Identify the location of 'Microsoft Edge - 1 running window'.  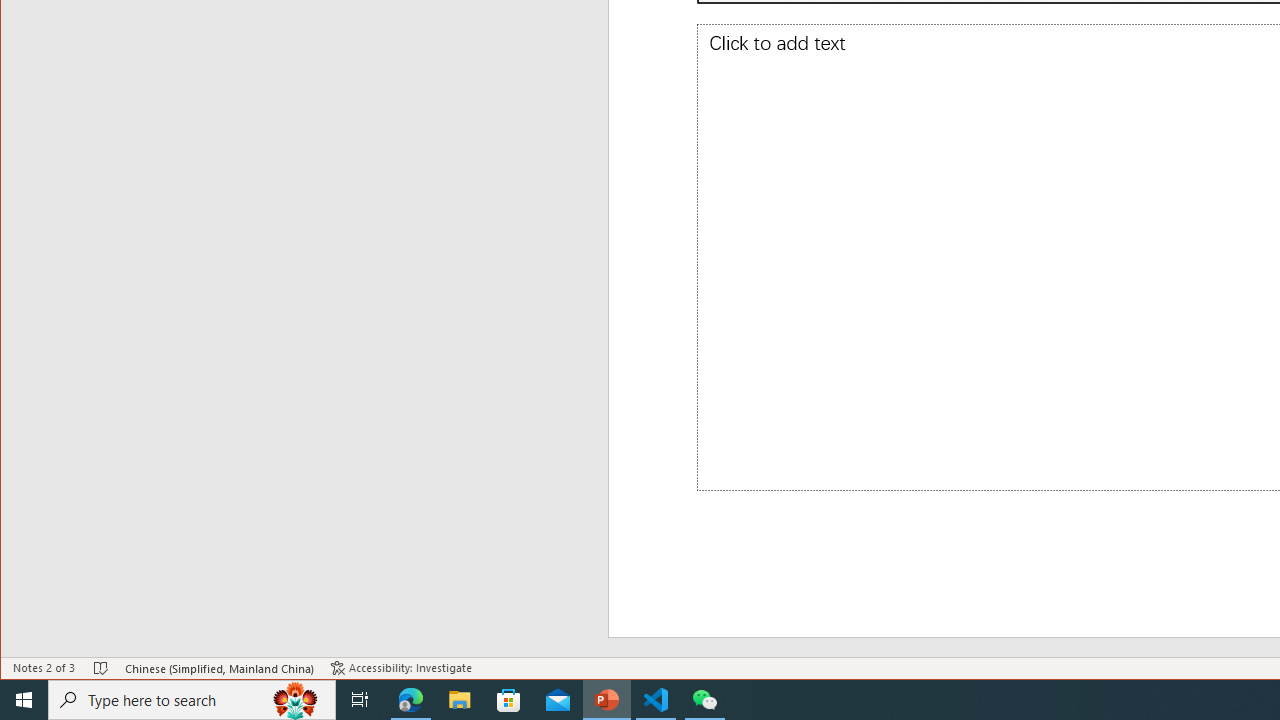
(410, 698).